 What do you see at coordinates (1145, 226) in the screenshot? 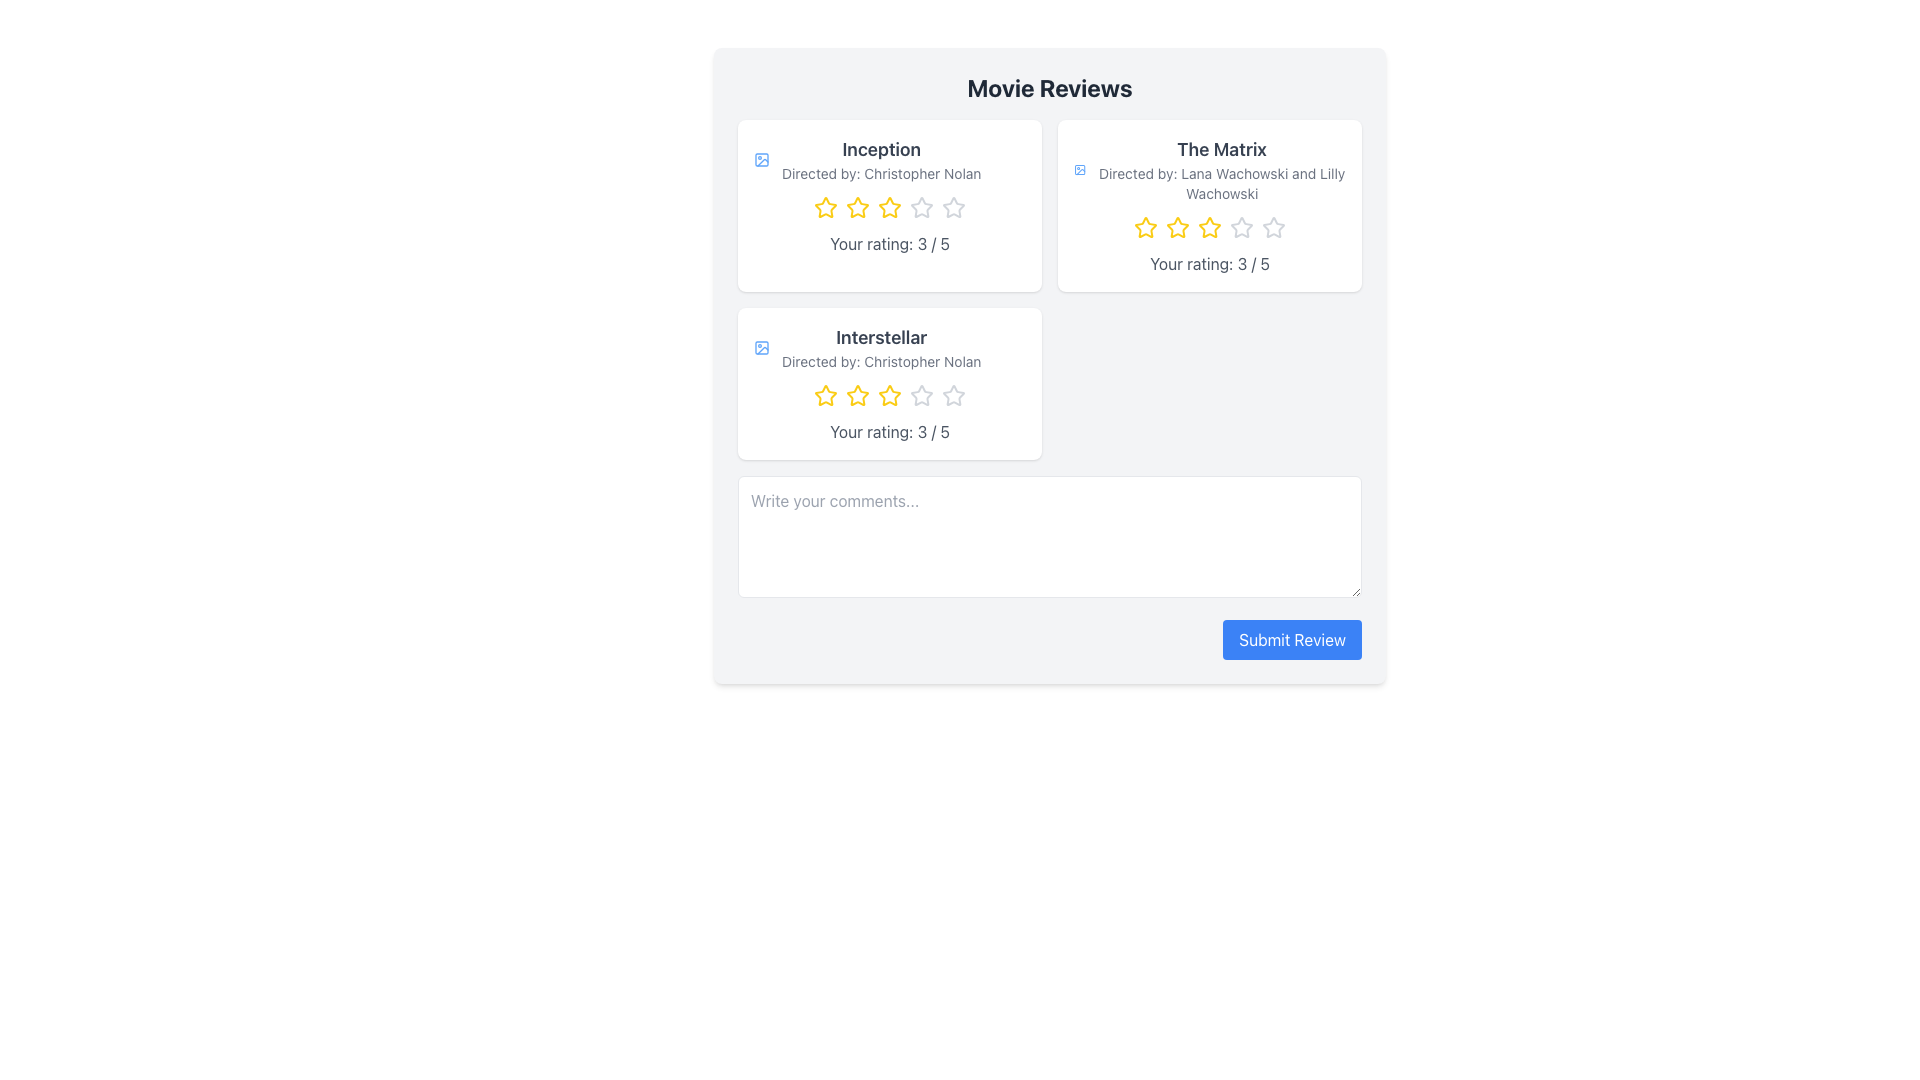
I see `the first interactive star to rate the movie 'The Matrix' with 1 star` at bounding box center [1145, 226].